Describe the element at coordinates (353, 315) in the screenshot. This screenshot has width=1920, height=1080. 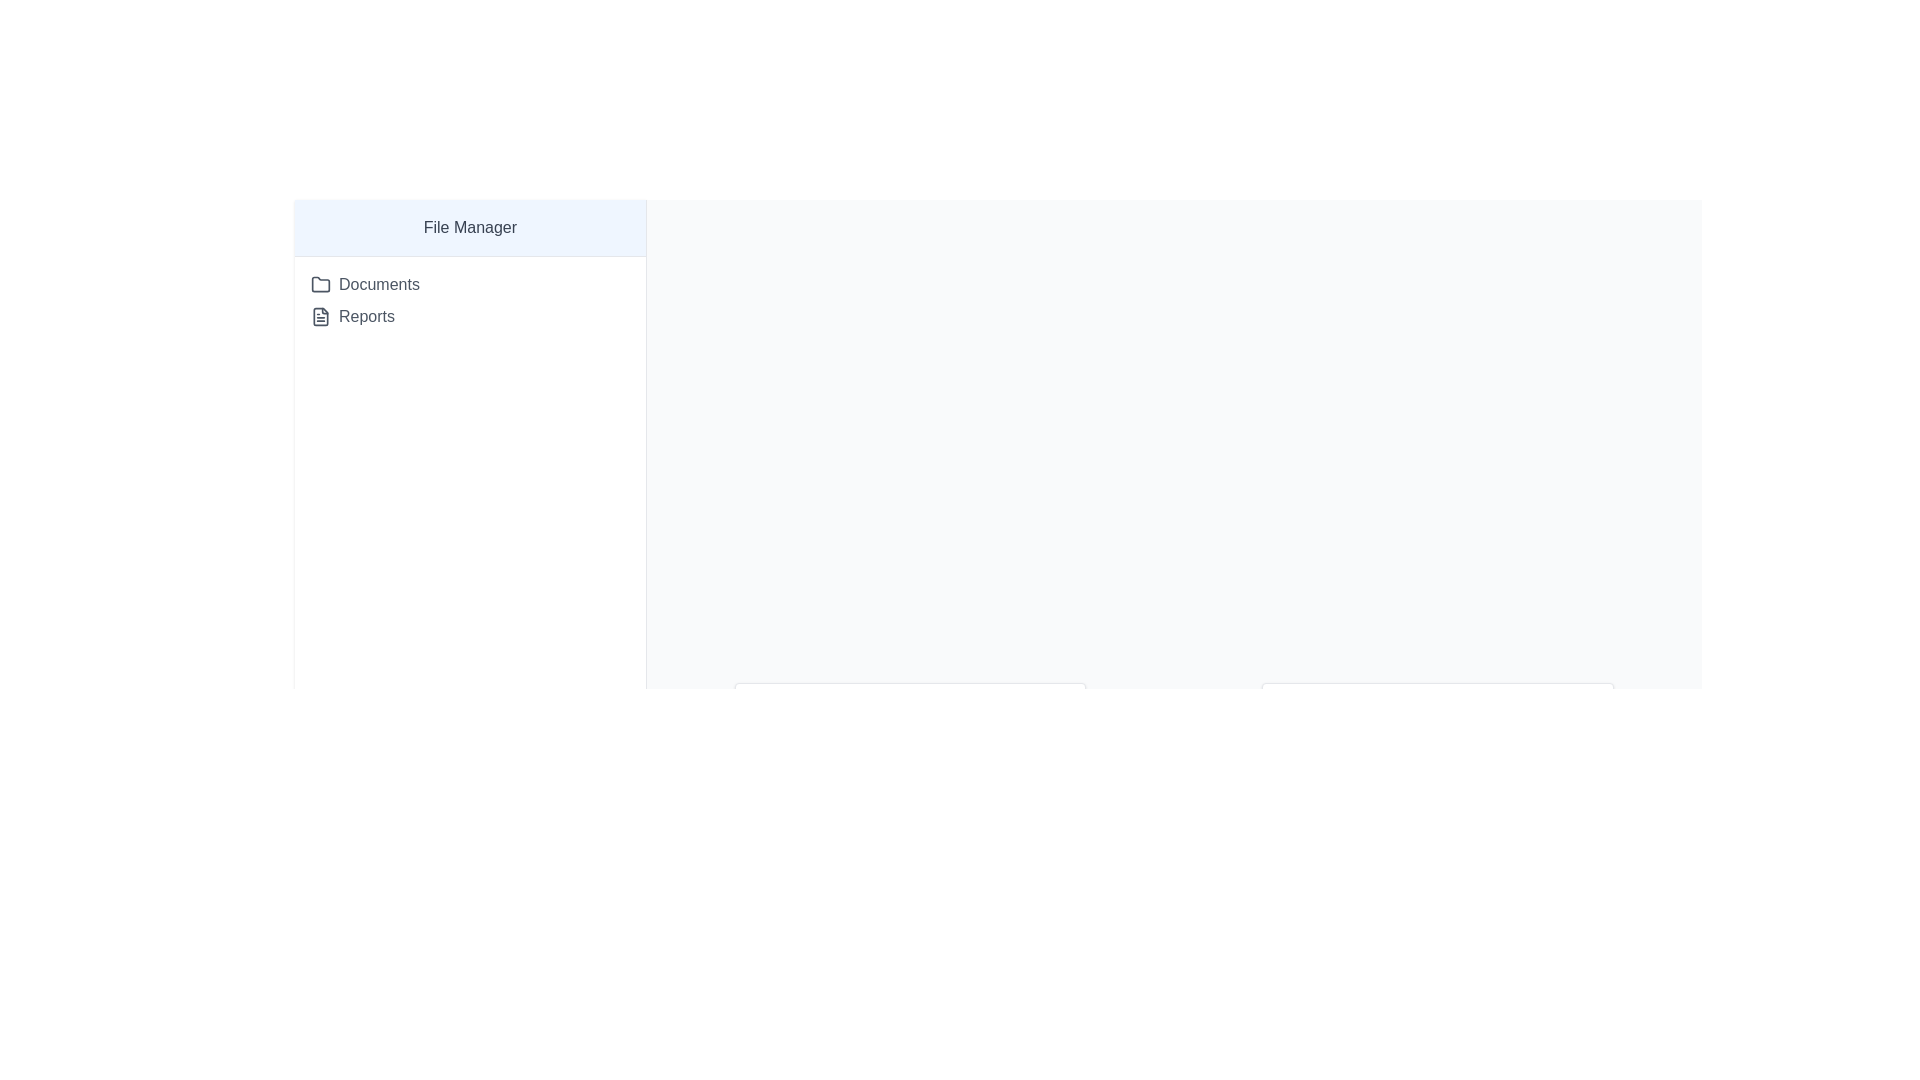
I see `the 'Reports' menu item, which is a horizontal arrangement consisting of a document icon followed by the word 'Reports' in dark gray that turns blue on hover, located under the 'Documents' folder icon in the left-hand side navigation menu` at that location.